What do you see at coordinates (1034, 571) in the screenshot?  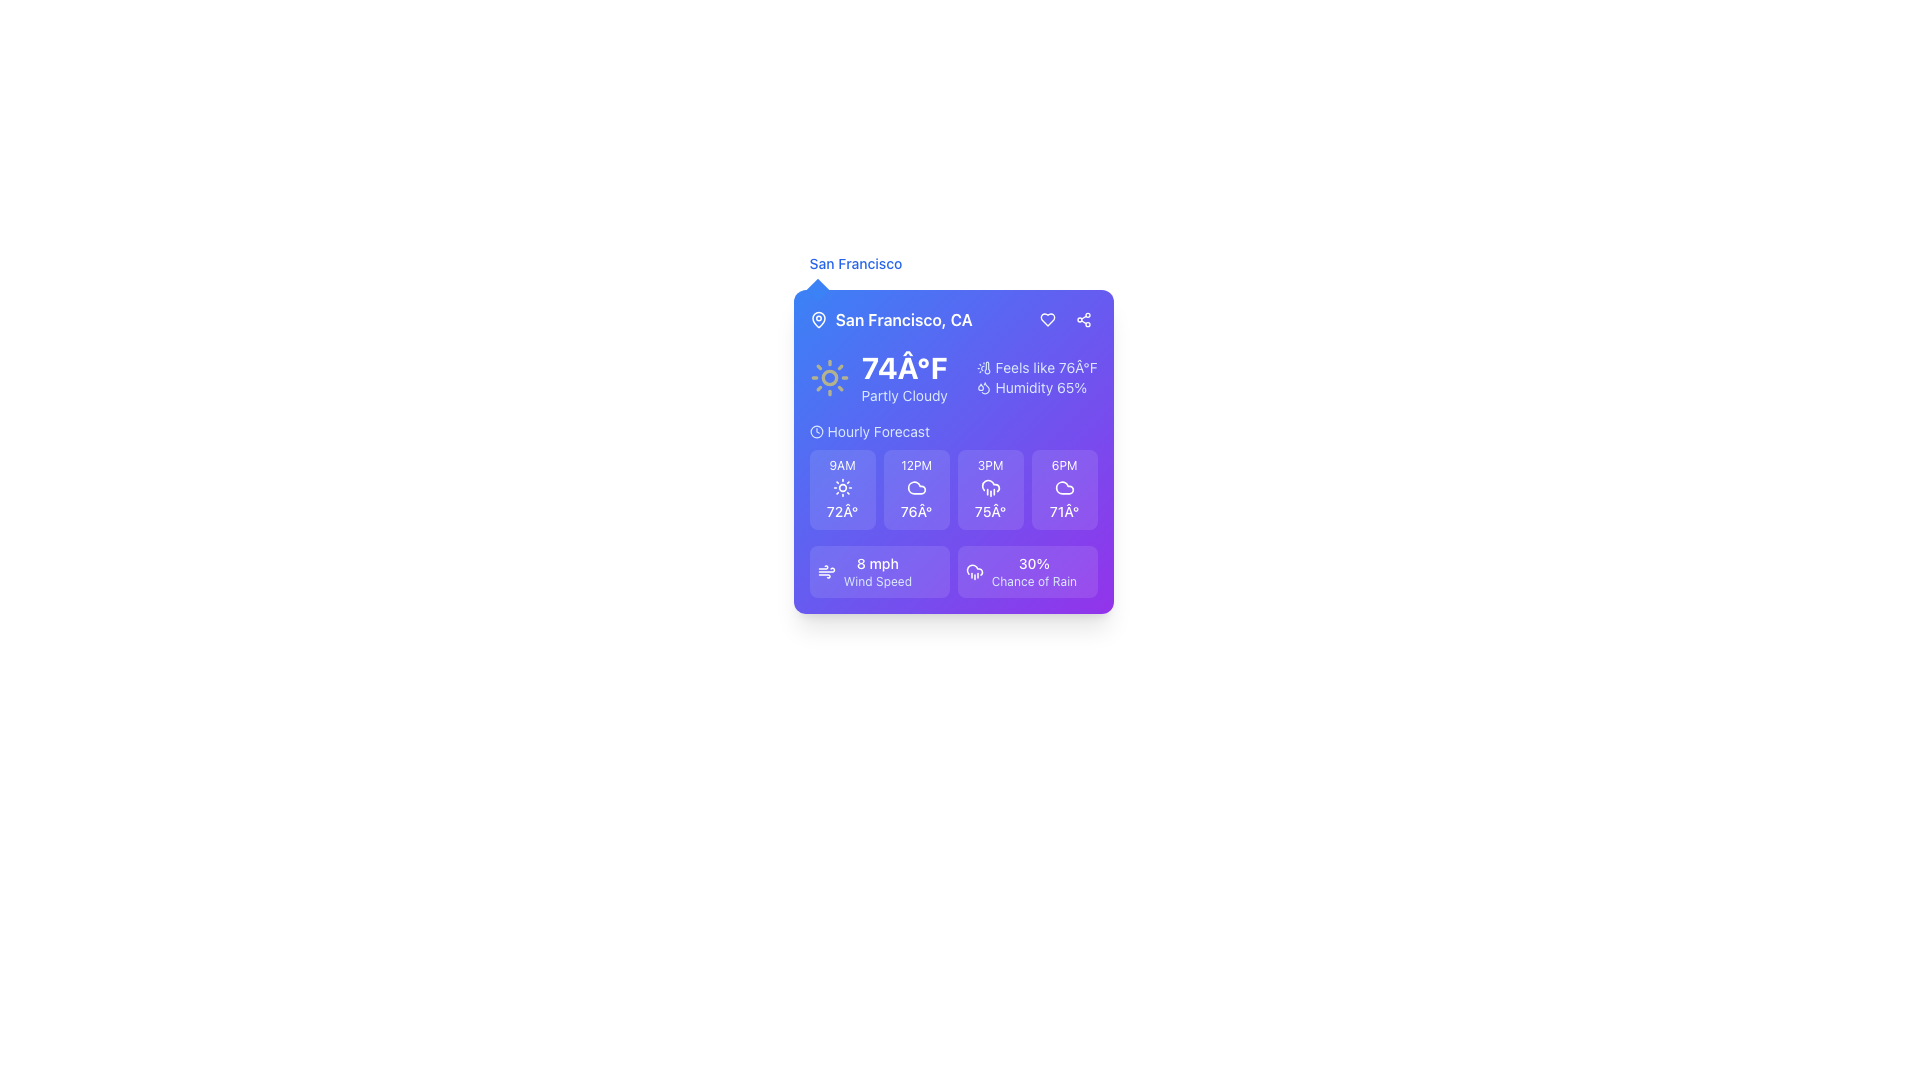 I see `the text label displaying the probability of rain located at the bottom-right corner of the weather information card` at bounding box center [1034, 571].